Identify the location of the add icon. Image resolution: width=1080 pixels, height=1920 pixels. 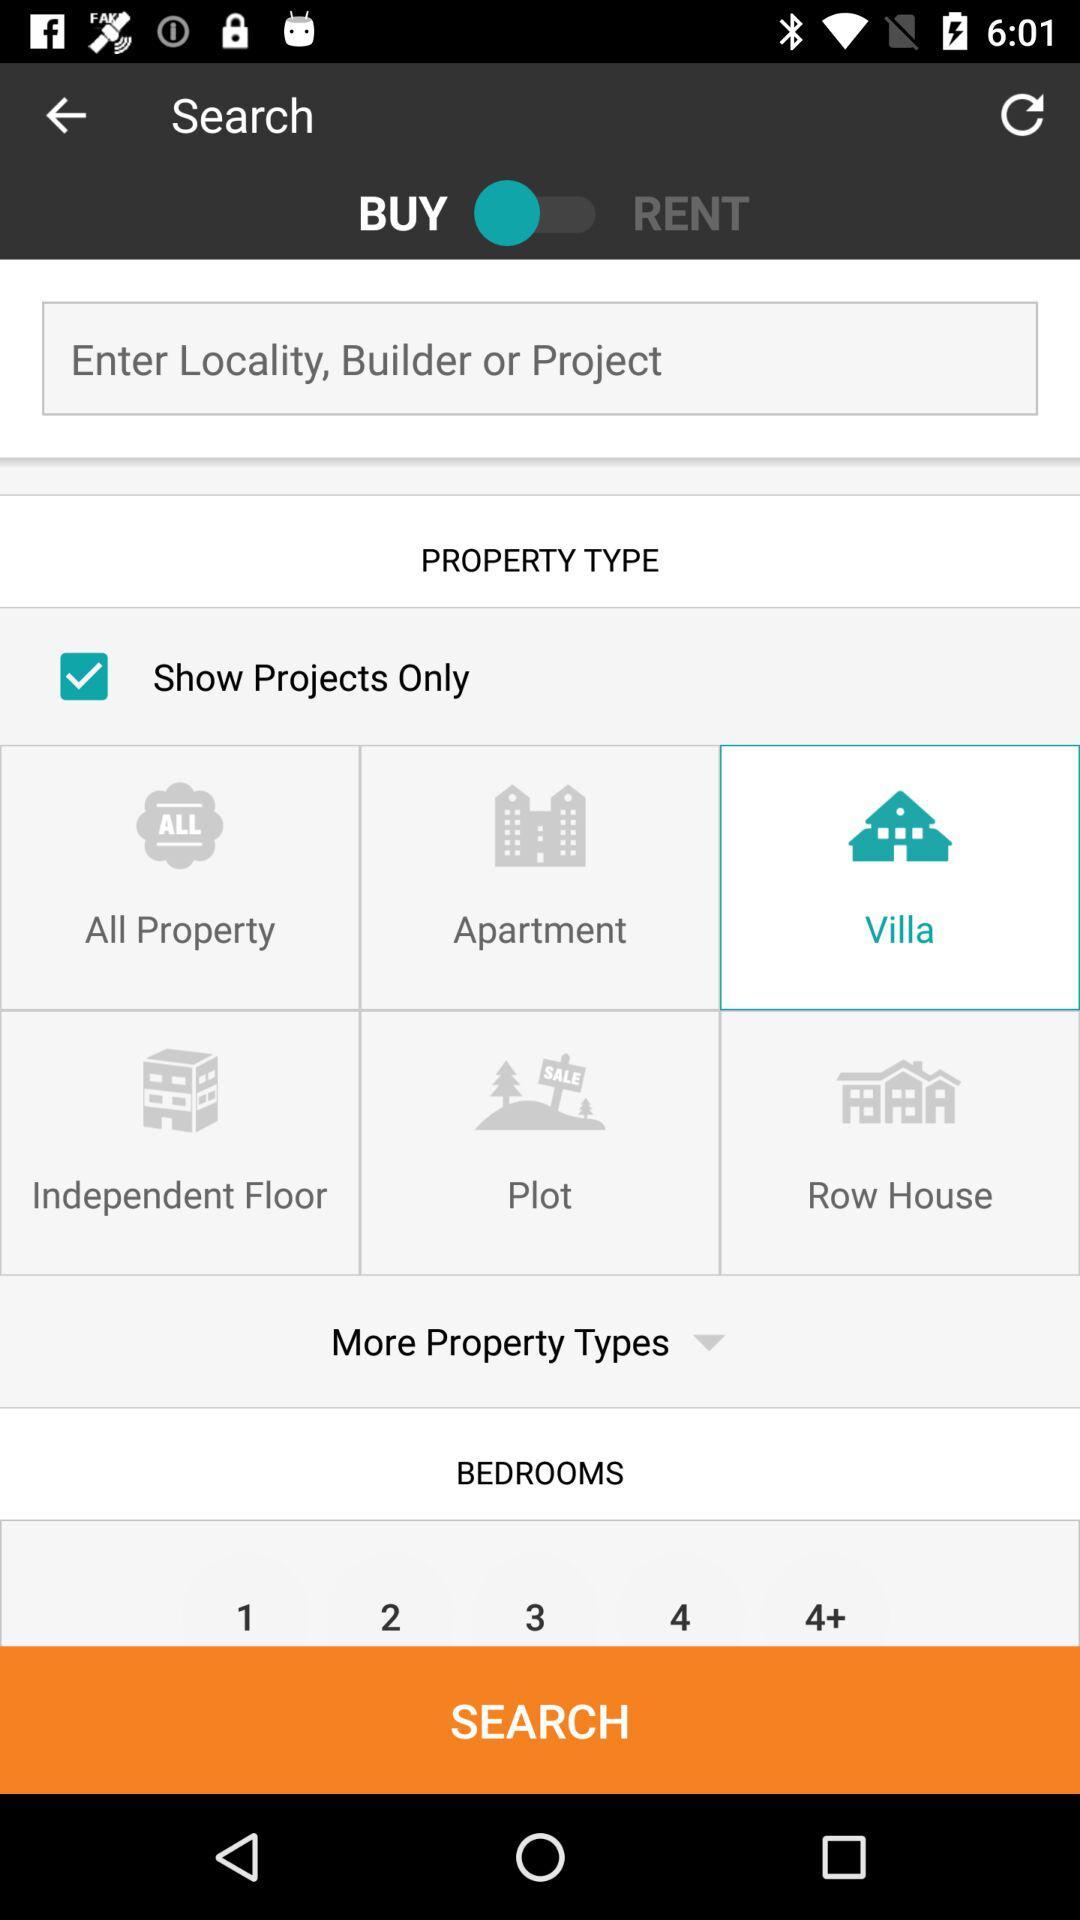
(84, 113).